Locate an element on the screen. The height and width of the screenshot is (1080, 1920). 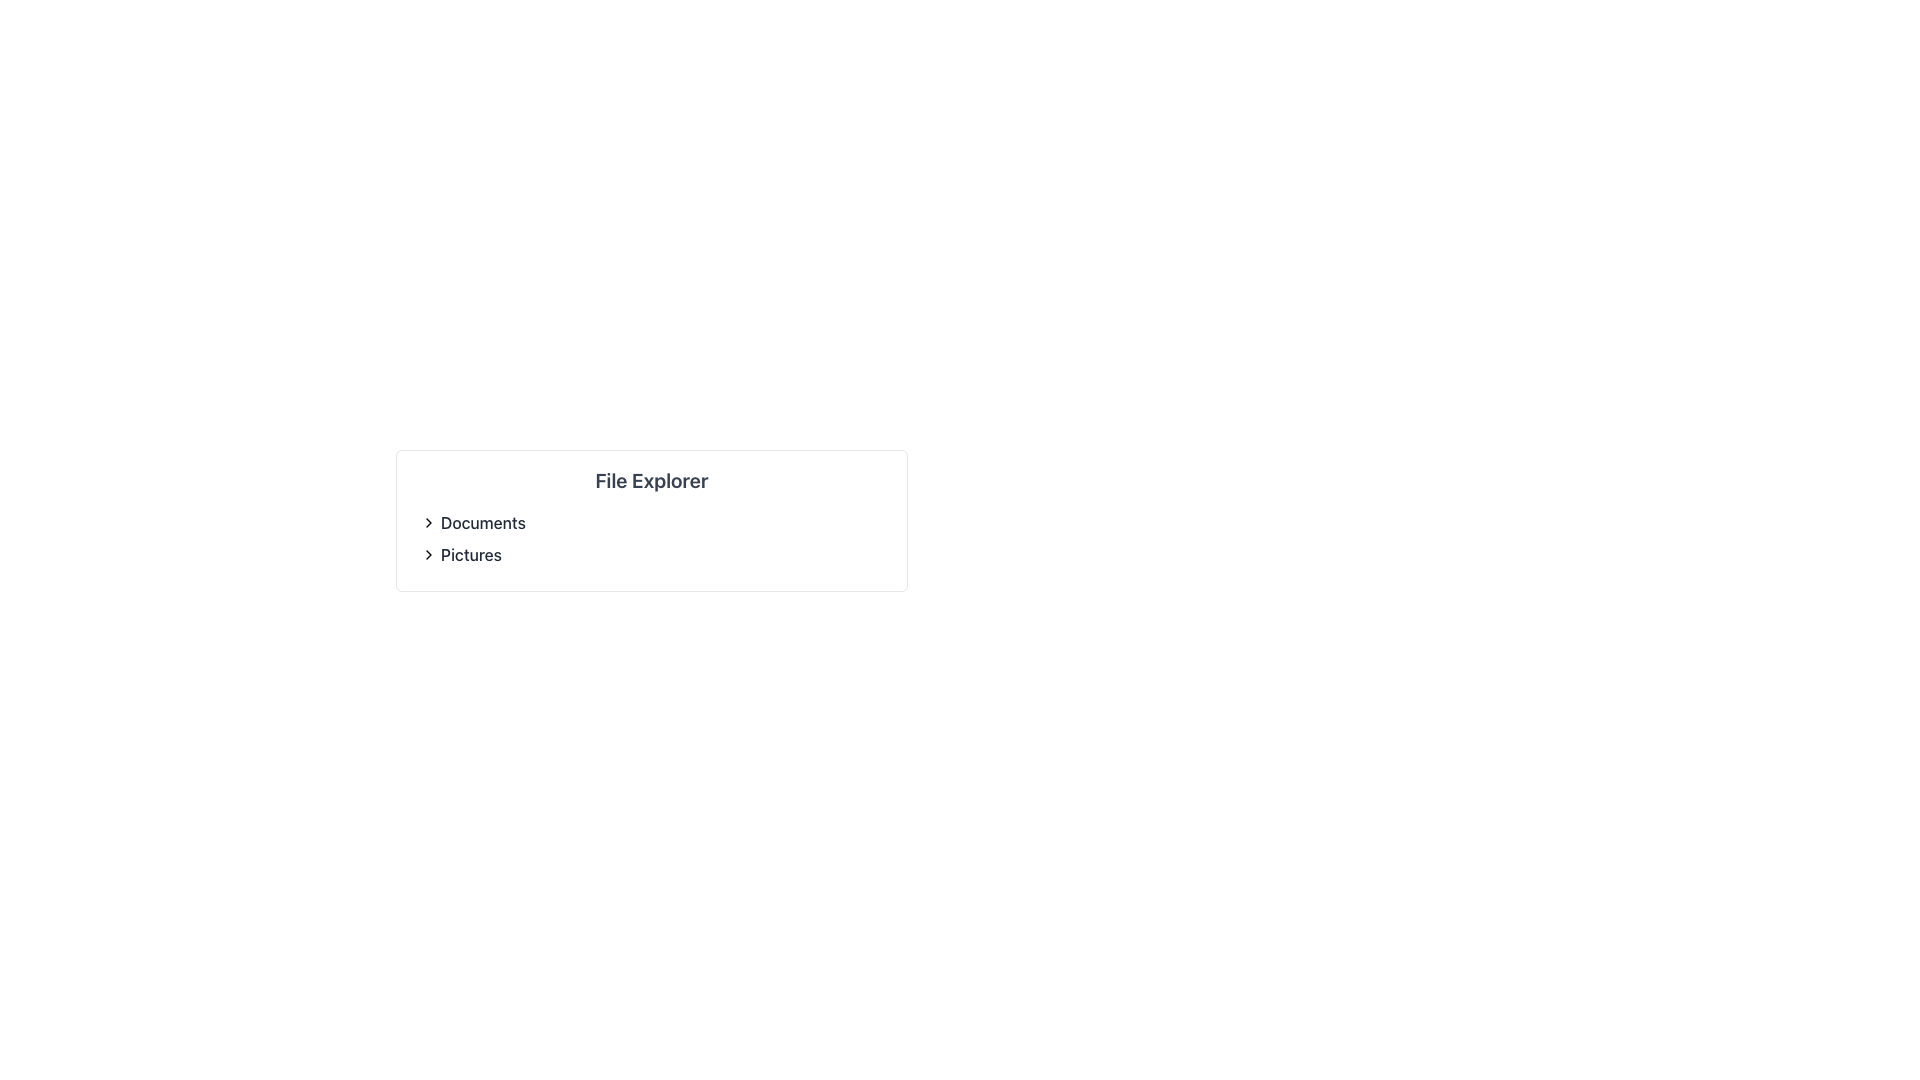
the 'Pictures' label, which is styled in dark gray and bold, located below the 'Documents' label in the file navigation interface is located at coordinates (470, 555).